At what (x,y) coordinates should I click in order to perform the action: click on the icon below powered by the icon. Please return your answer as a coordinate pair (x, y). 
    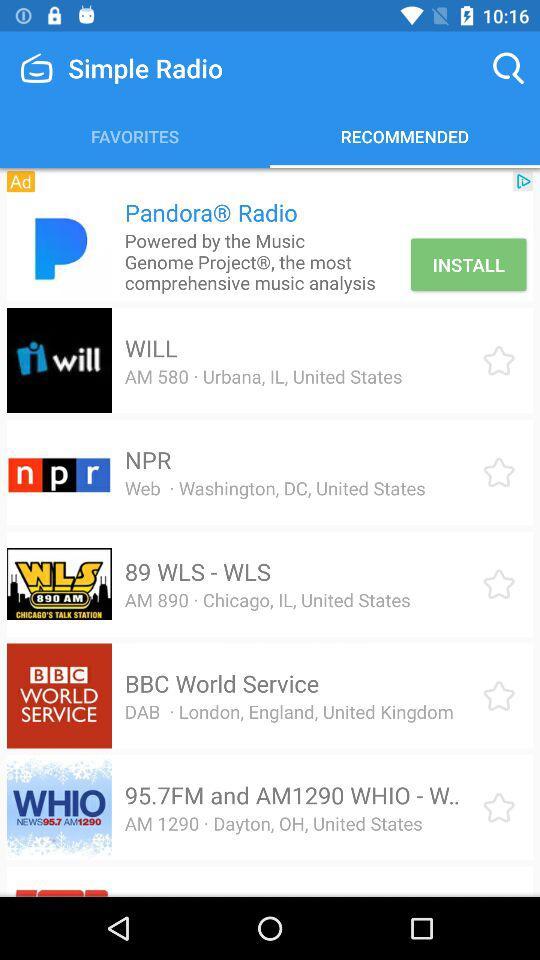
    Looking at the image, I should click on (150, 348).